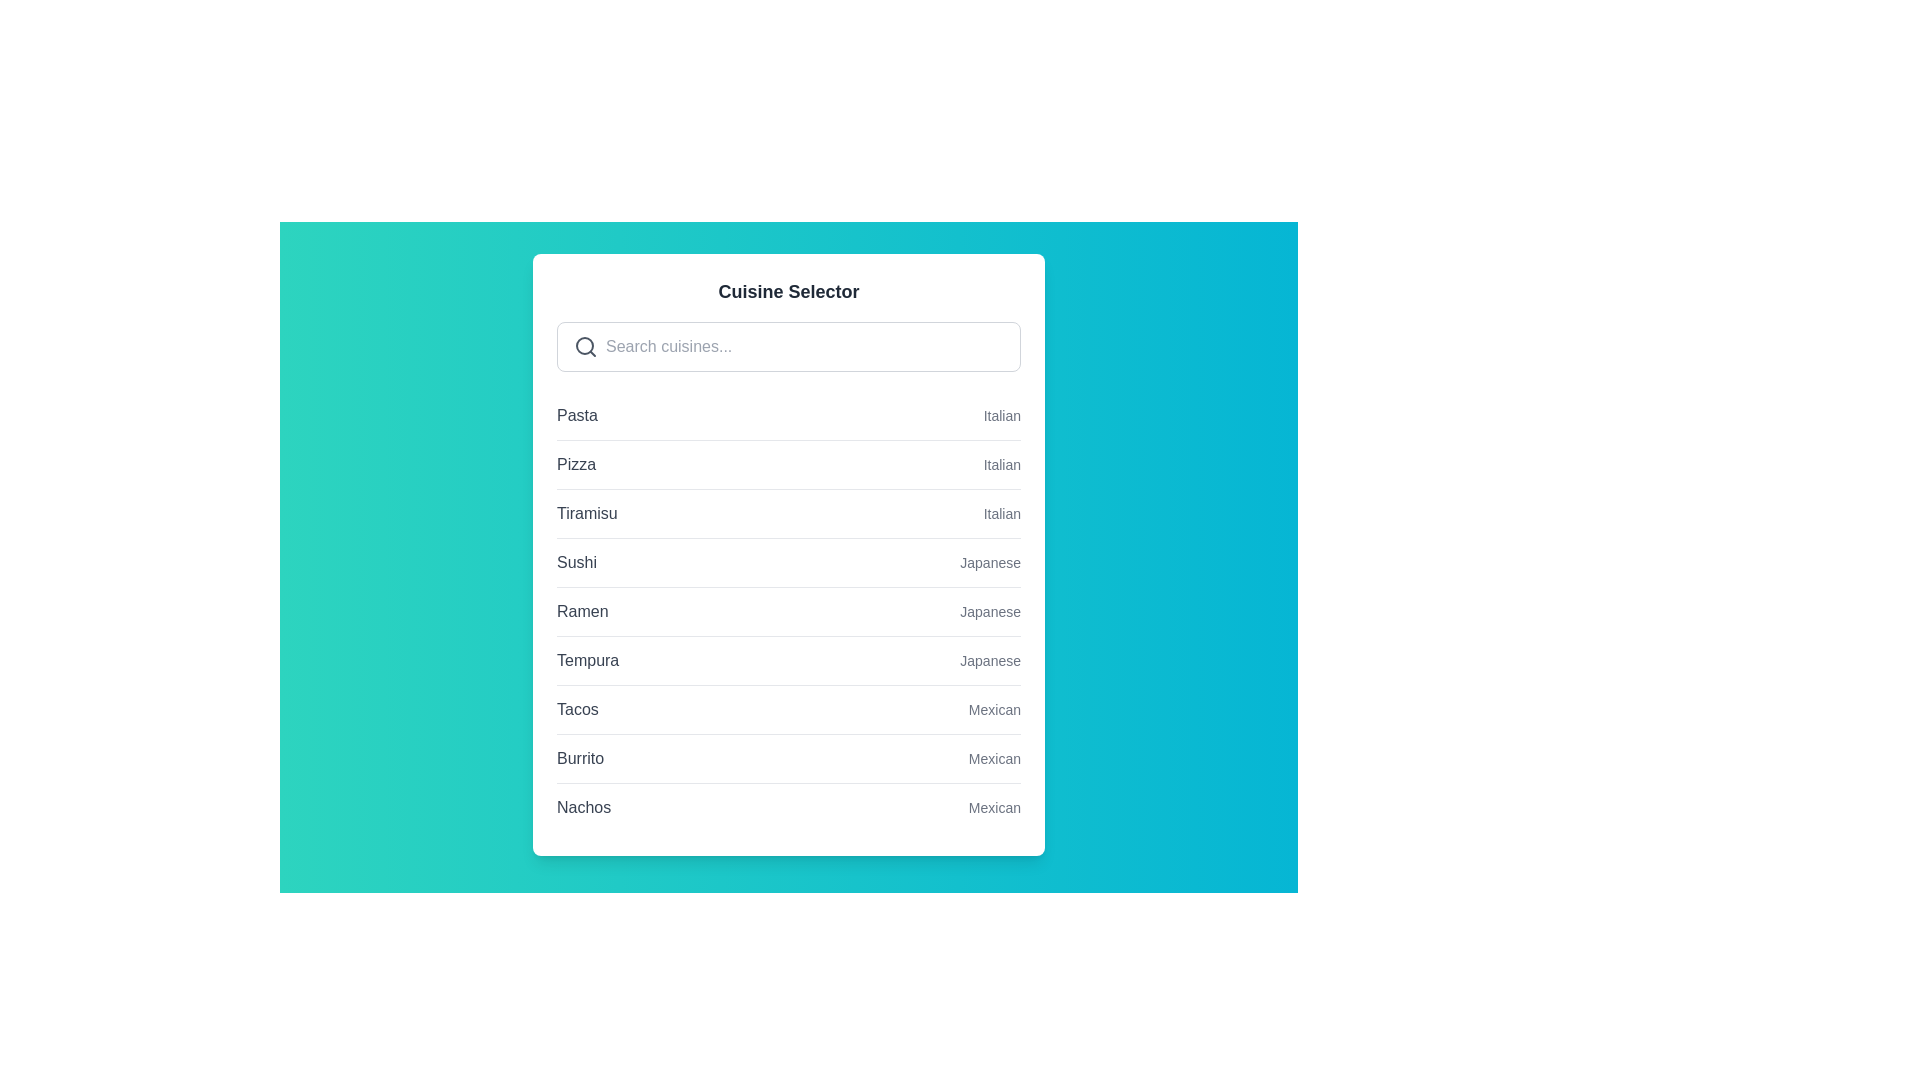 Image resolution: width=1920 pixels, height=1080 pixels. What do you see at coordinates (584, 346) in the screenshot?
I see `search icon located at the leftmost side of the input field for 'Search cuisines...' to gather visual reference` at bounding box center [584, 346].